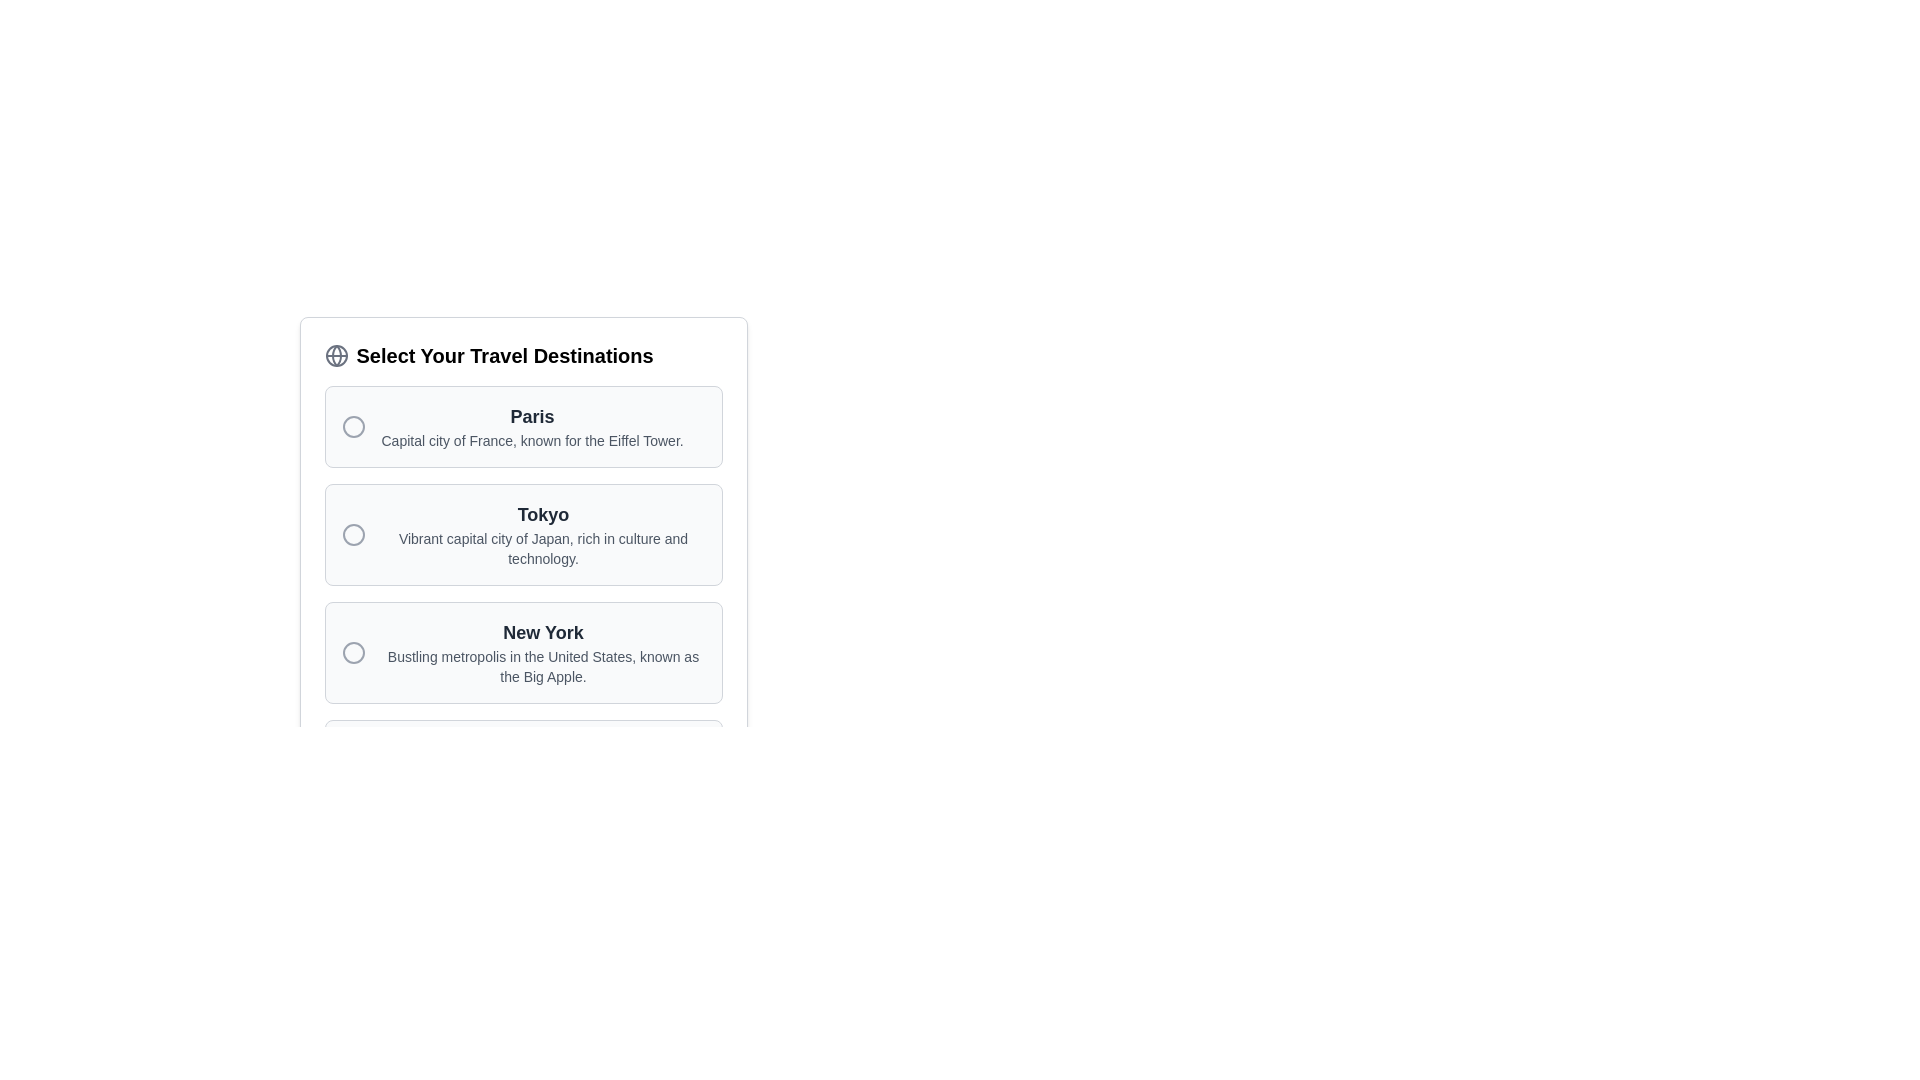 The width and height of the screenshot is (1920, 1080). I want to click on the circular radio button next to the 'Paris' label in the travel destination list, so click(353, 426).